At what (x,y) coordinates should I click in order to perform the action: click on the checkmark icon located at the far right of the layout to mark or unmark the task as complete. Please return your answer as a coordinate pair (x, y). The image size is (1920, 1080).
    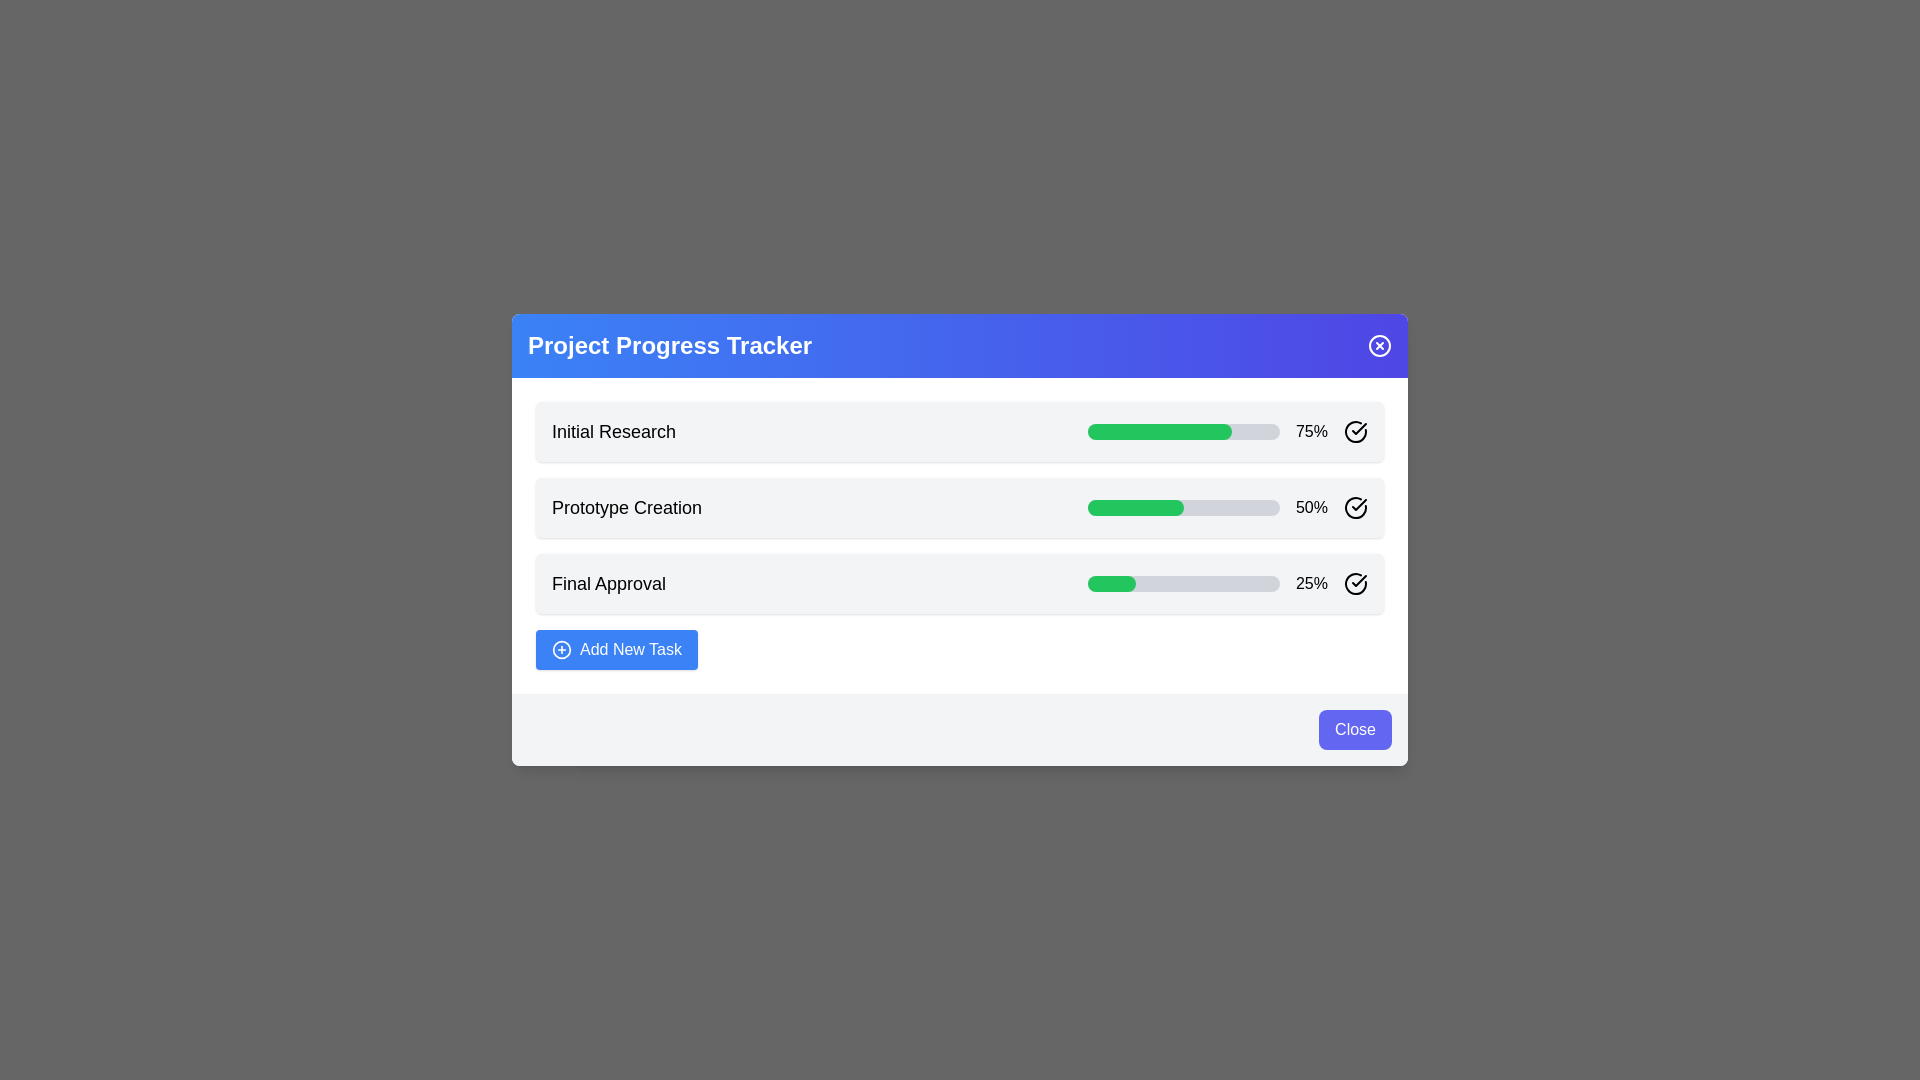
    Looking at the image, I should click on (1356, 507).